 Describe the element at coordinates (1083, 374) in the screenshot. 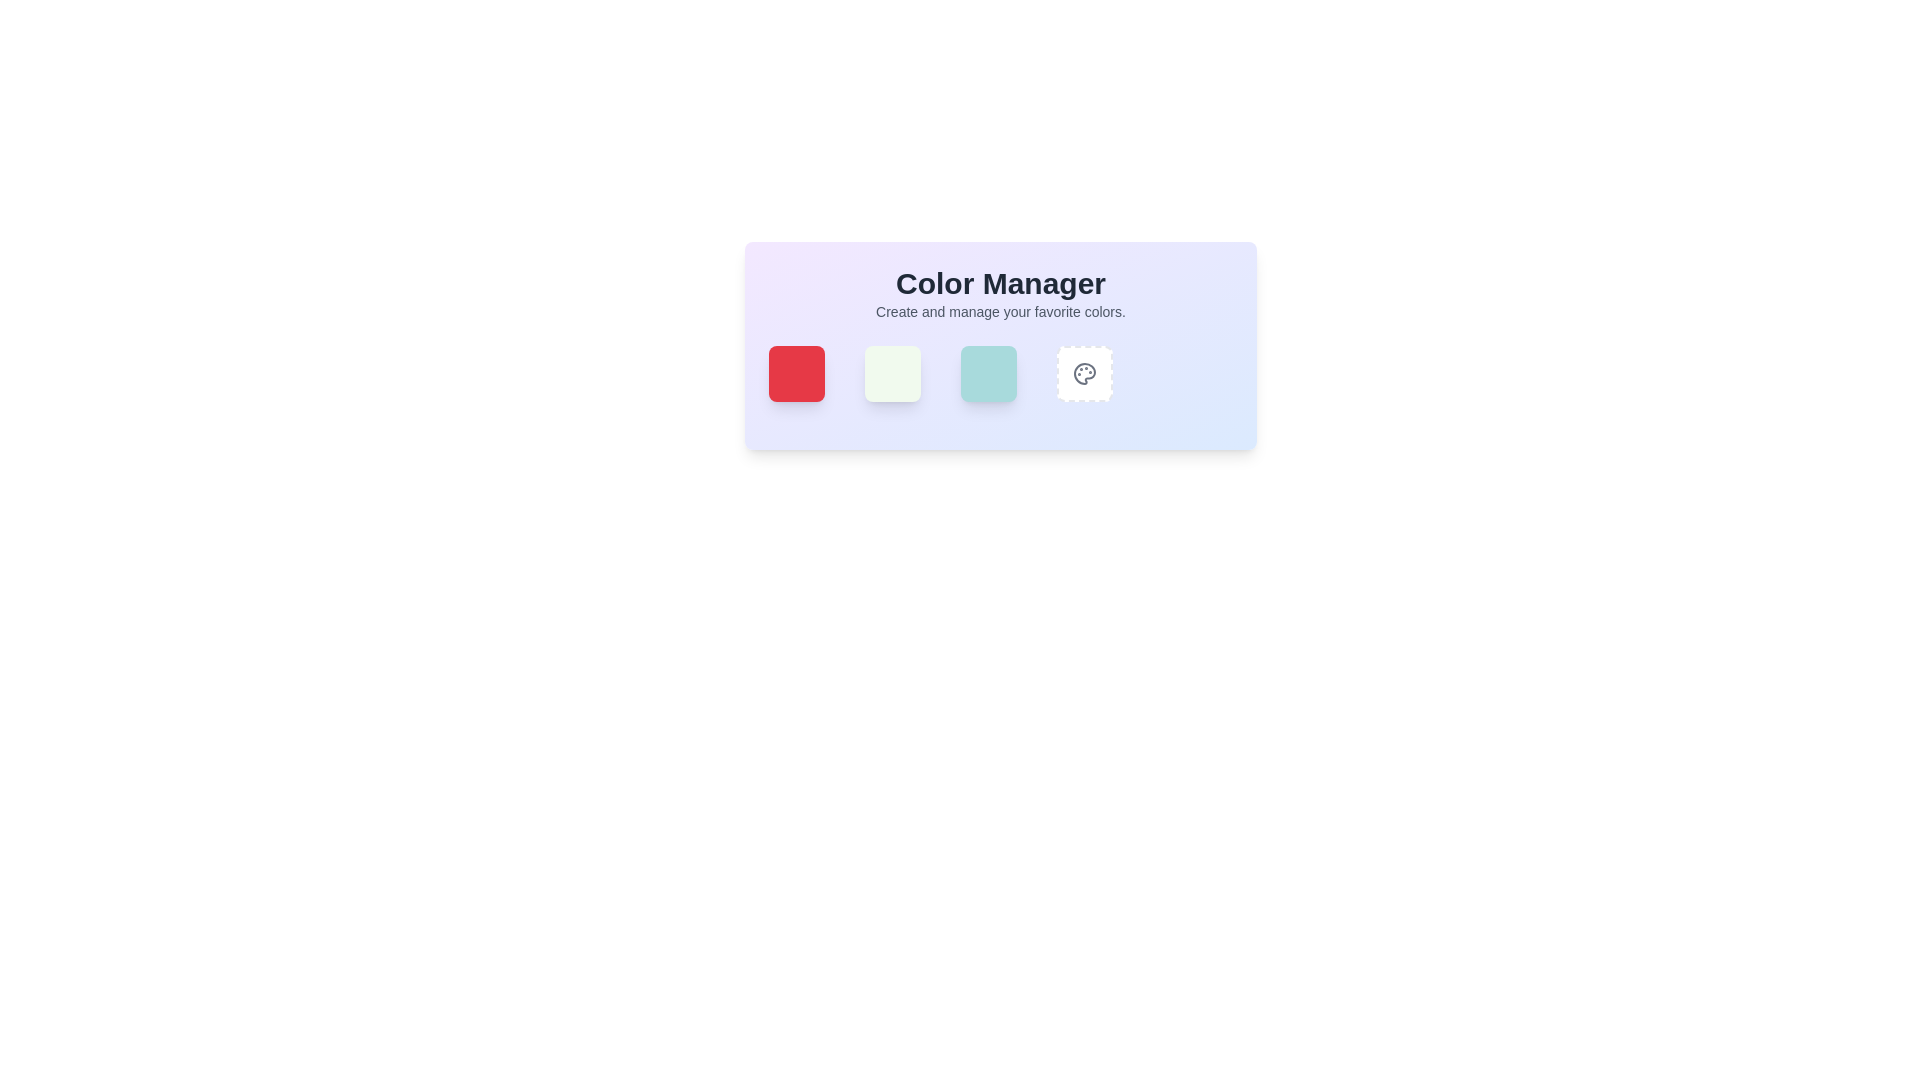

I see `the icon representing the painting or color palette functionality, which is the fourth item in the row of colored boxes within the 'Color Manager' interface` at that location.